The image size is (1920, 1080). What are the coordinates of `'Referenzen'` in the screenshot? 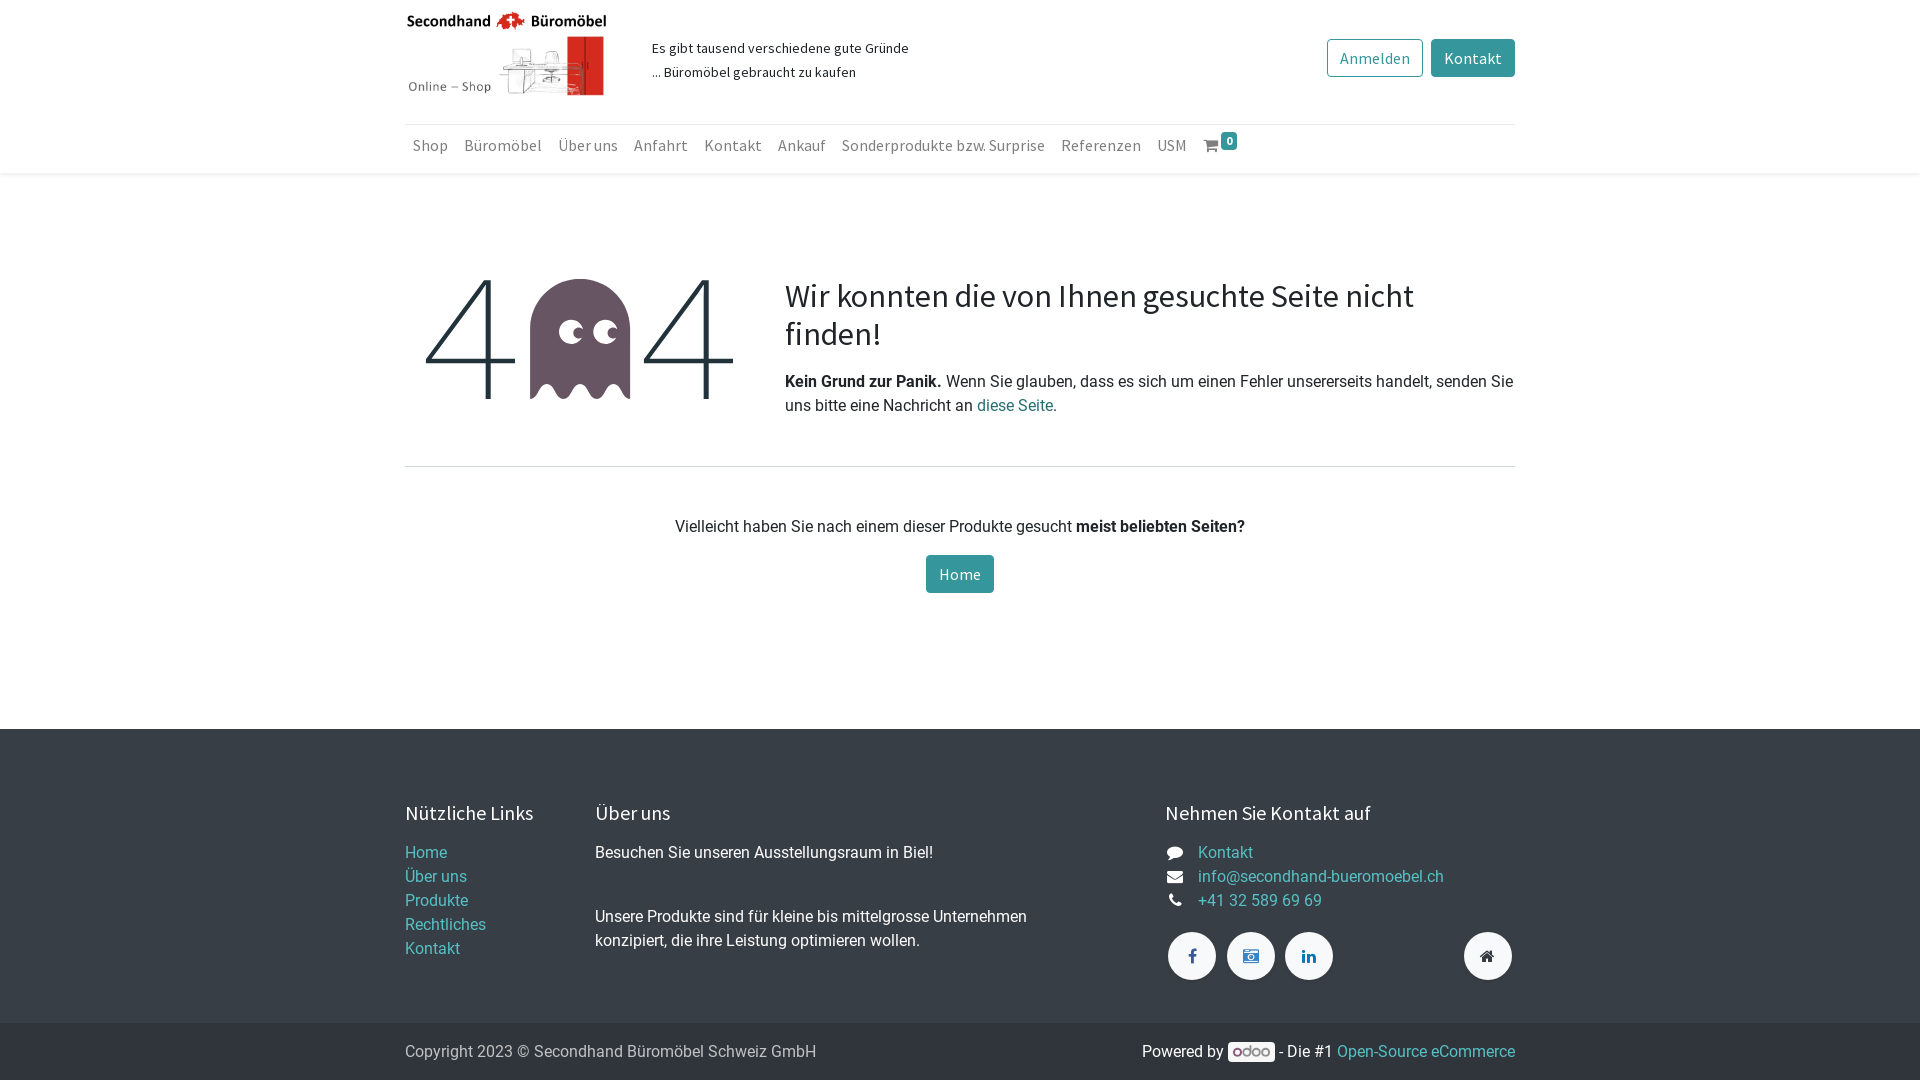 It's located at (1099, 144).